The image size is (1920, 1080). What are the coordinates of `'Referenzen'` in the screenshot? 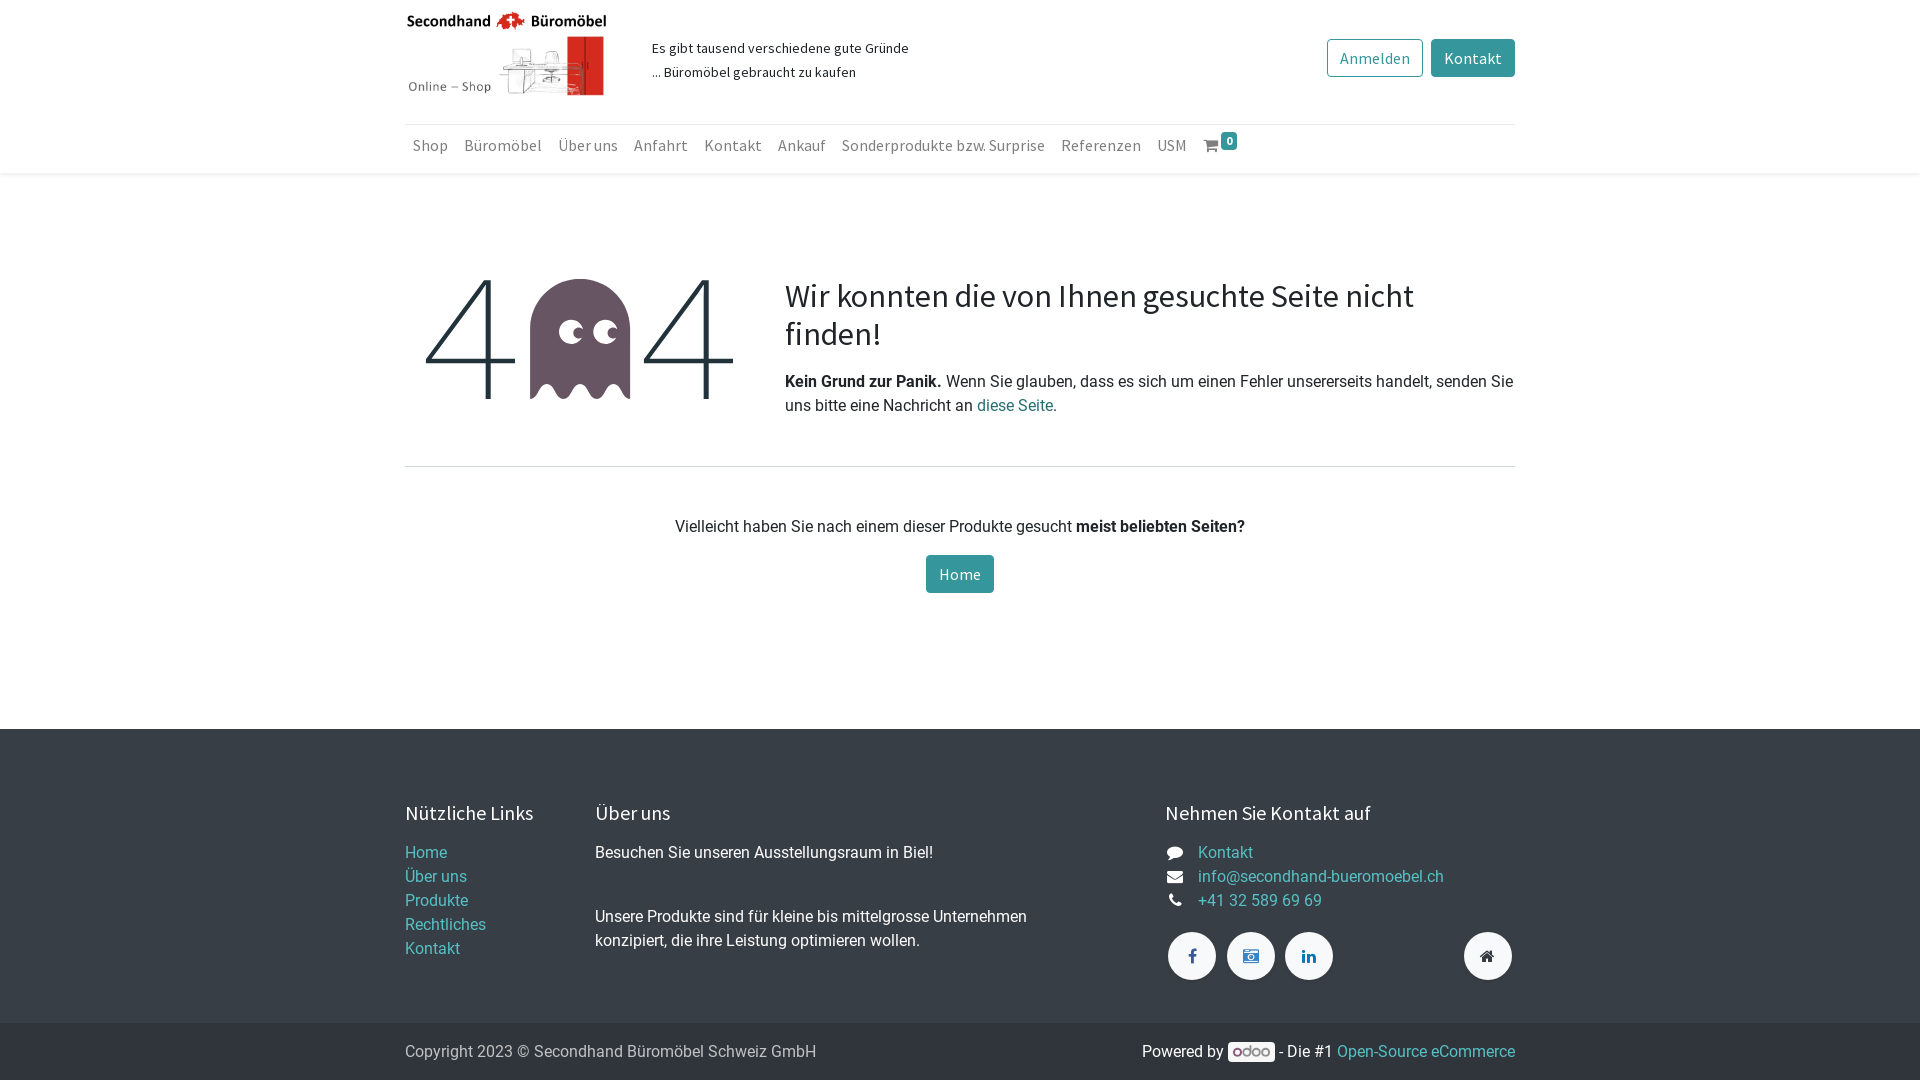 It's located at (1099, 144).